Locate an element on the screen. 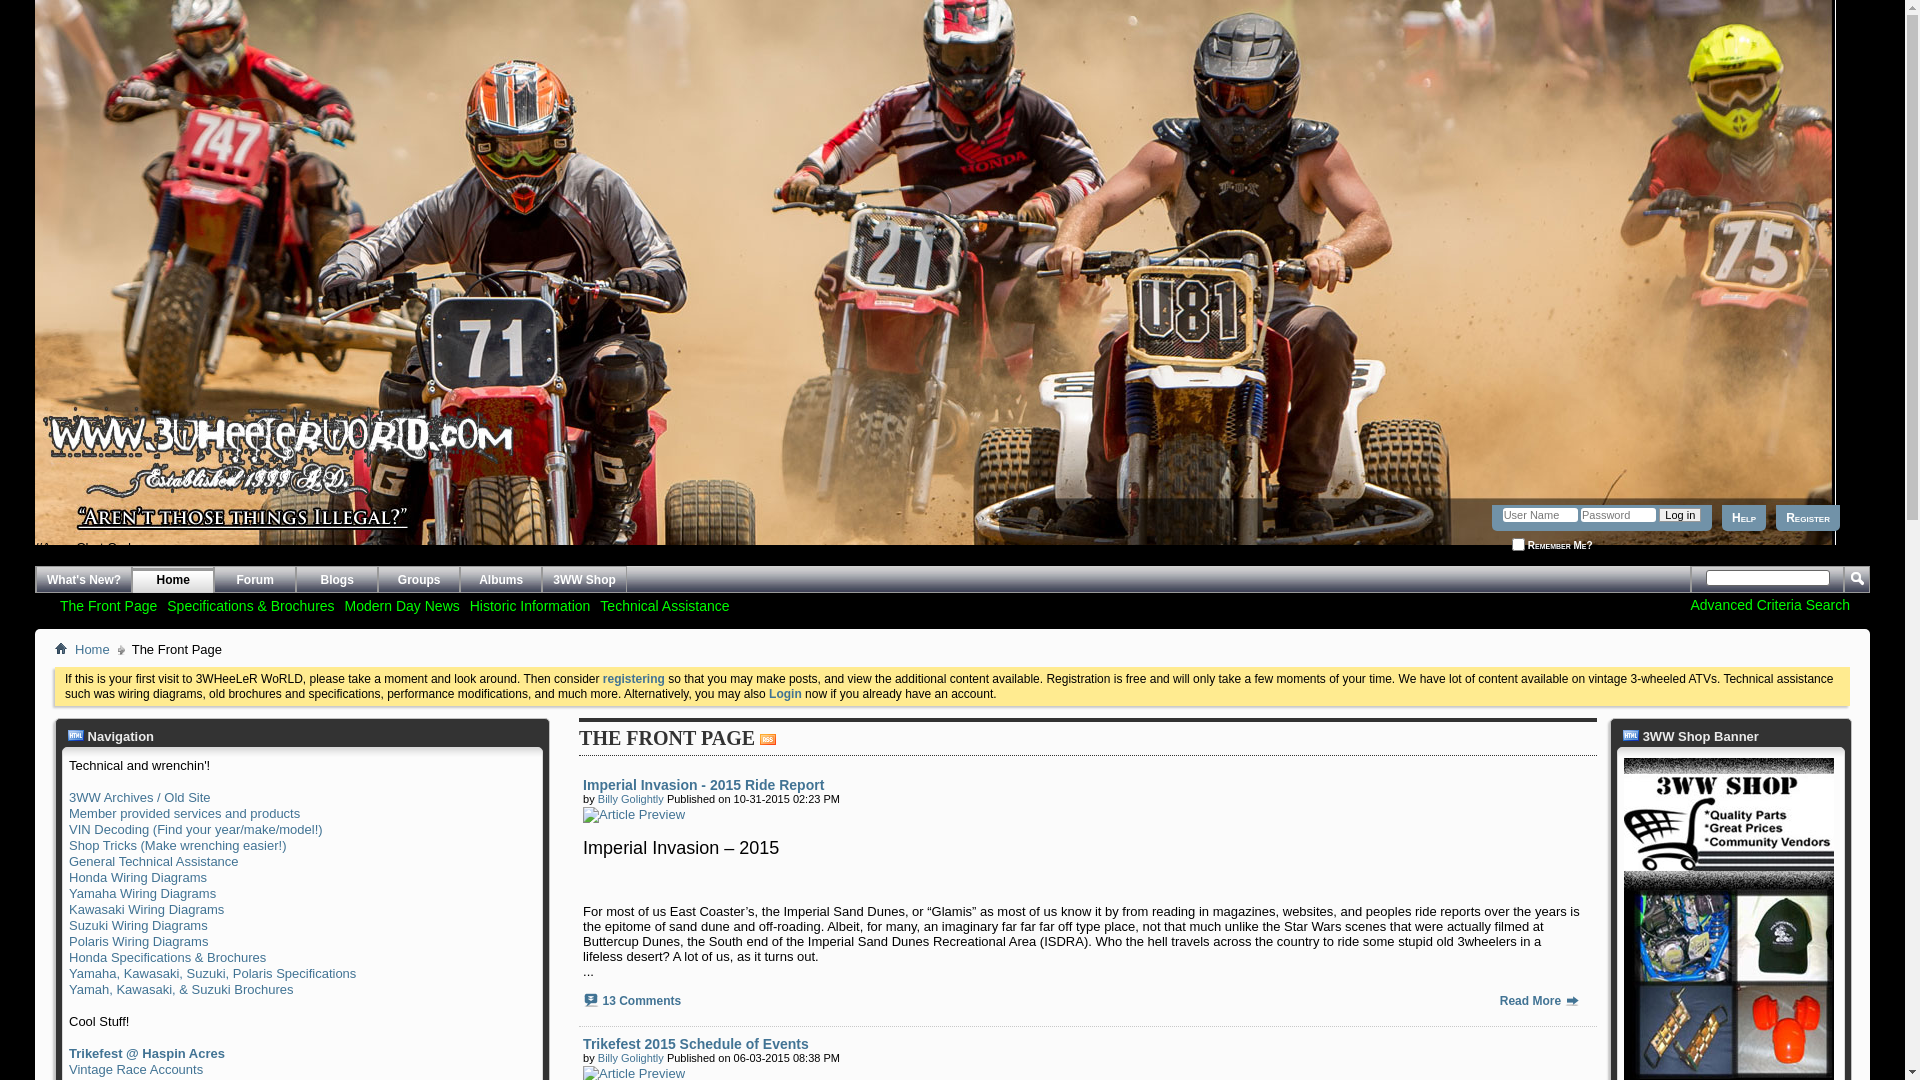  'Log in' is located at coordinates (1680, 514).